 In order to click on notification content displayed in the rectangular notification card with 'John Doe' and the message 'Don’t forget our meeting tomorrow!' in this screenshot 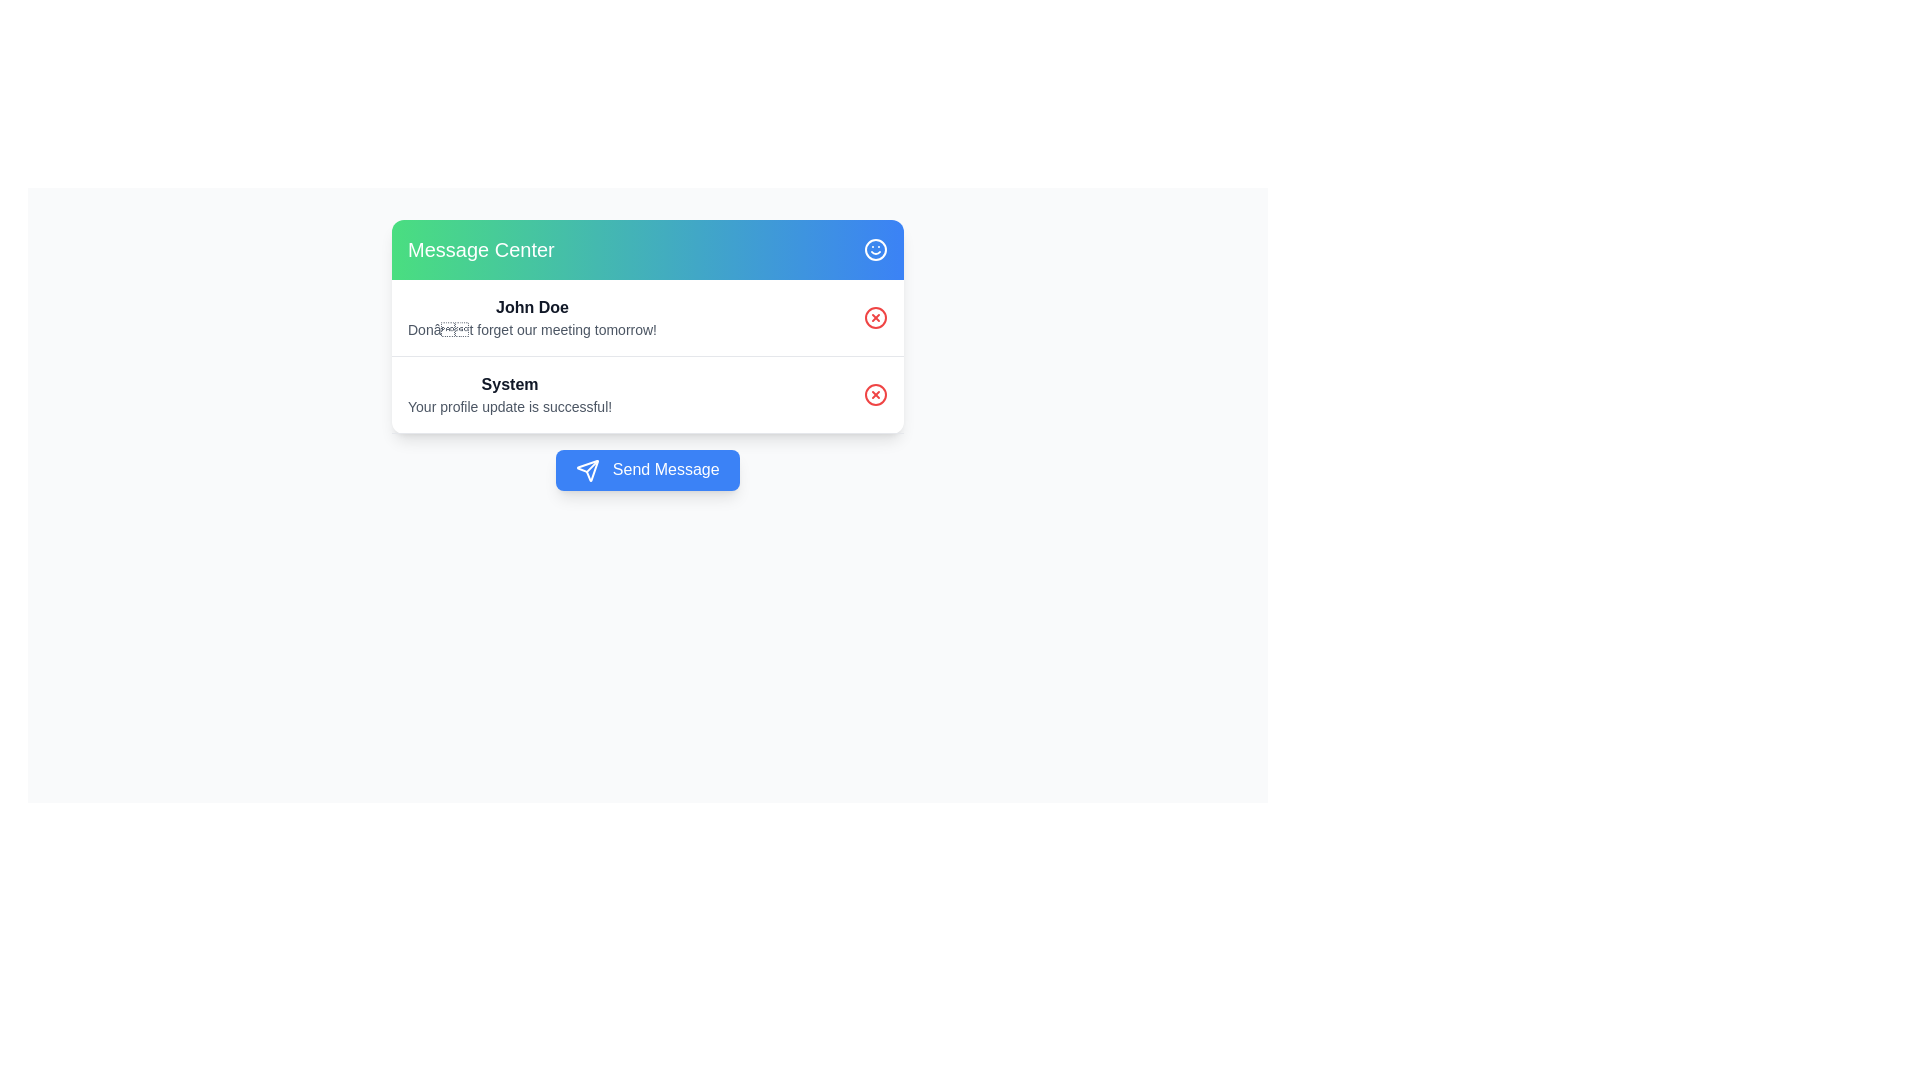, I will do `click(648, 317)`.